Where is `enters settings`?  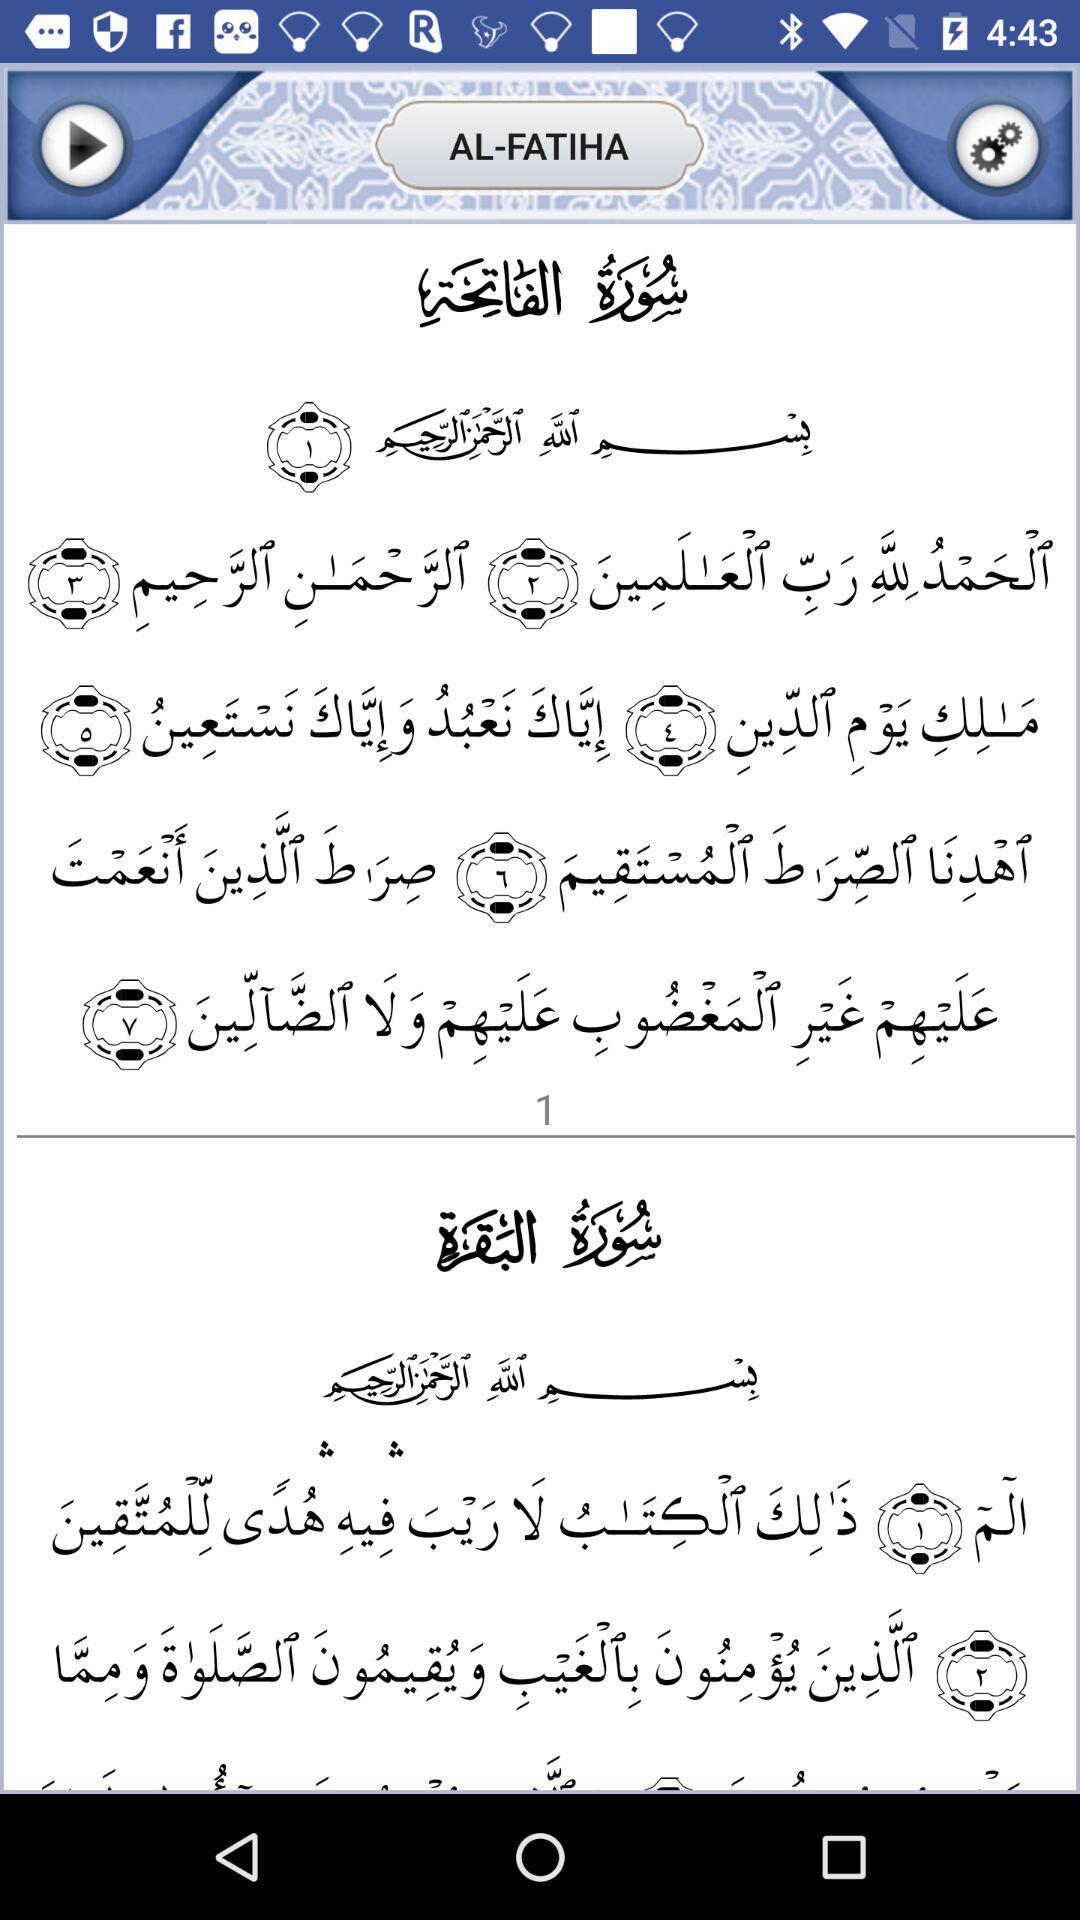
enters settings is located at coordinates (997, 144).